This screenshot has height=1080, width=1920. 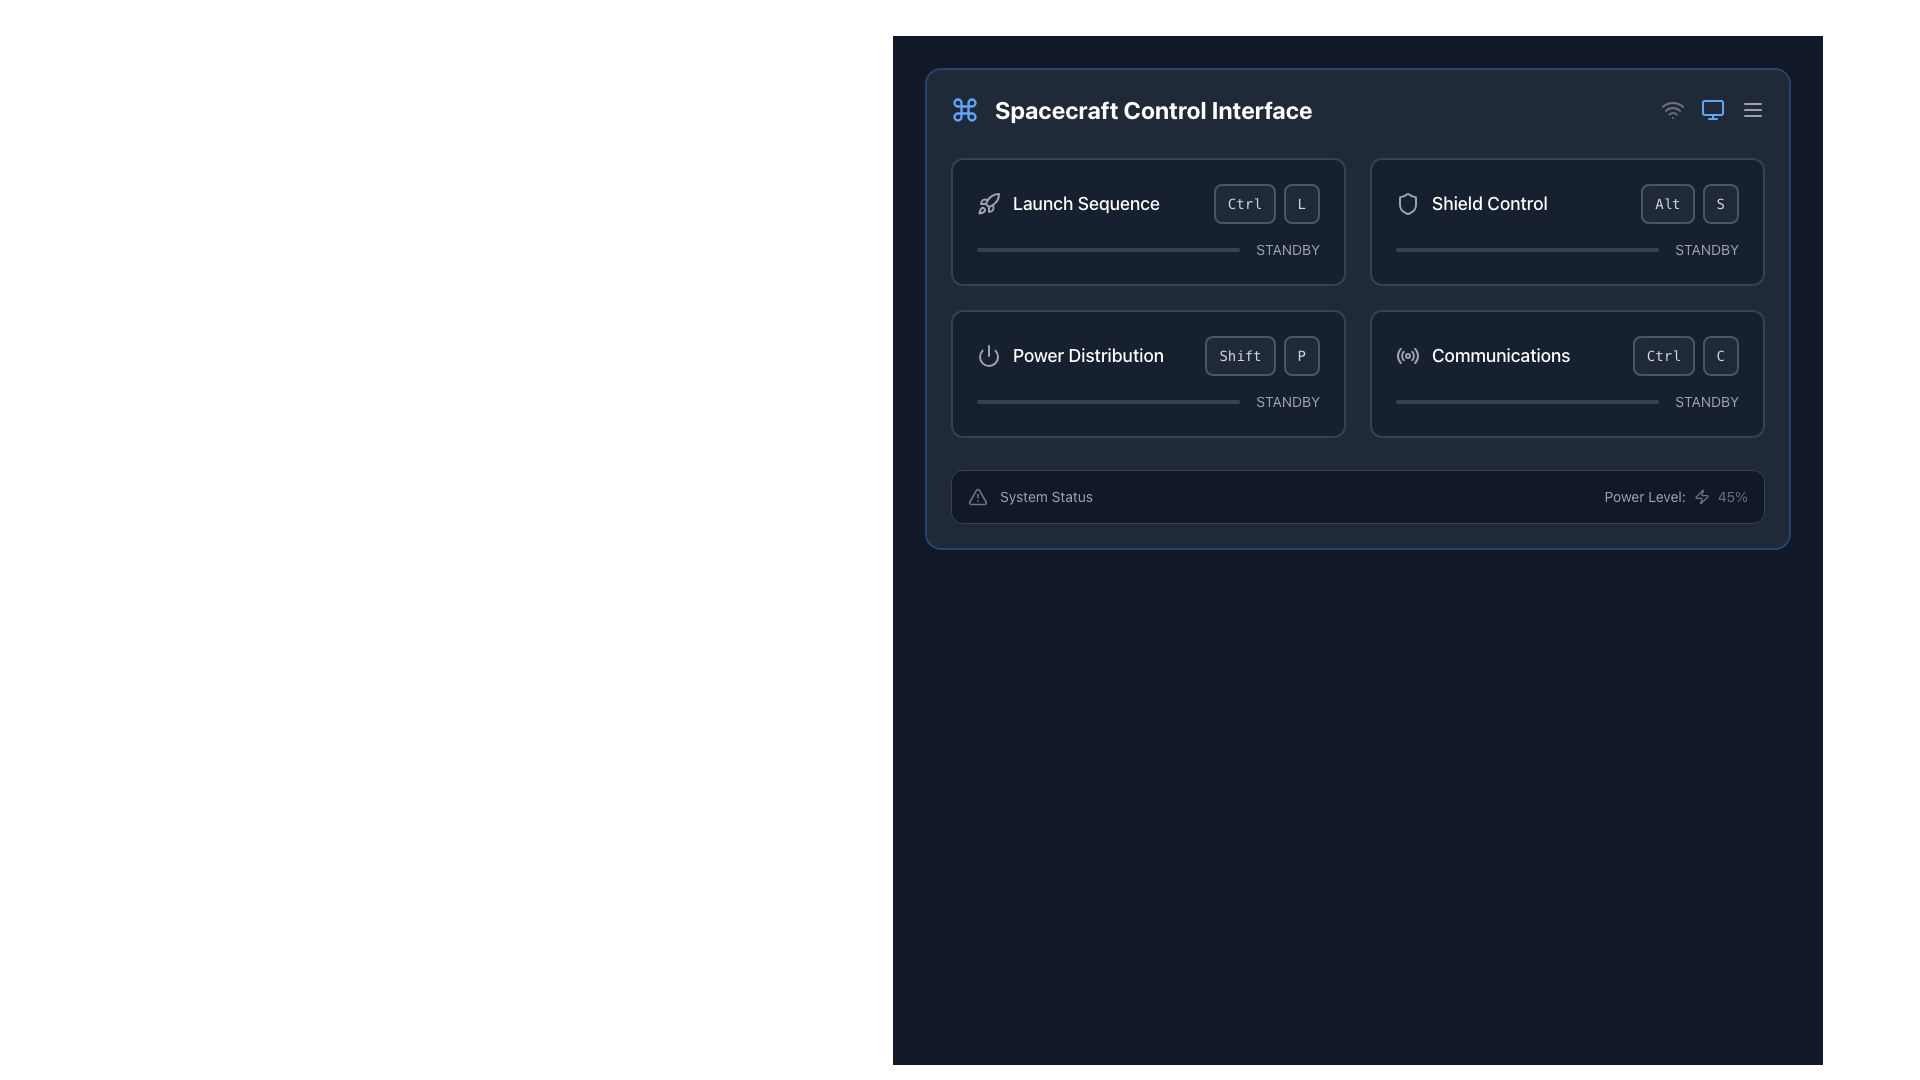 I want to click on the button labeled 'P' located in the 'Power Distribution' section of the 'Spacecraft Control Interface' for navigation, so click(x=1301, y=354).